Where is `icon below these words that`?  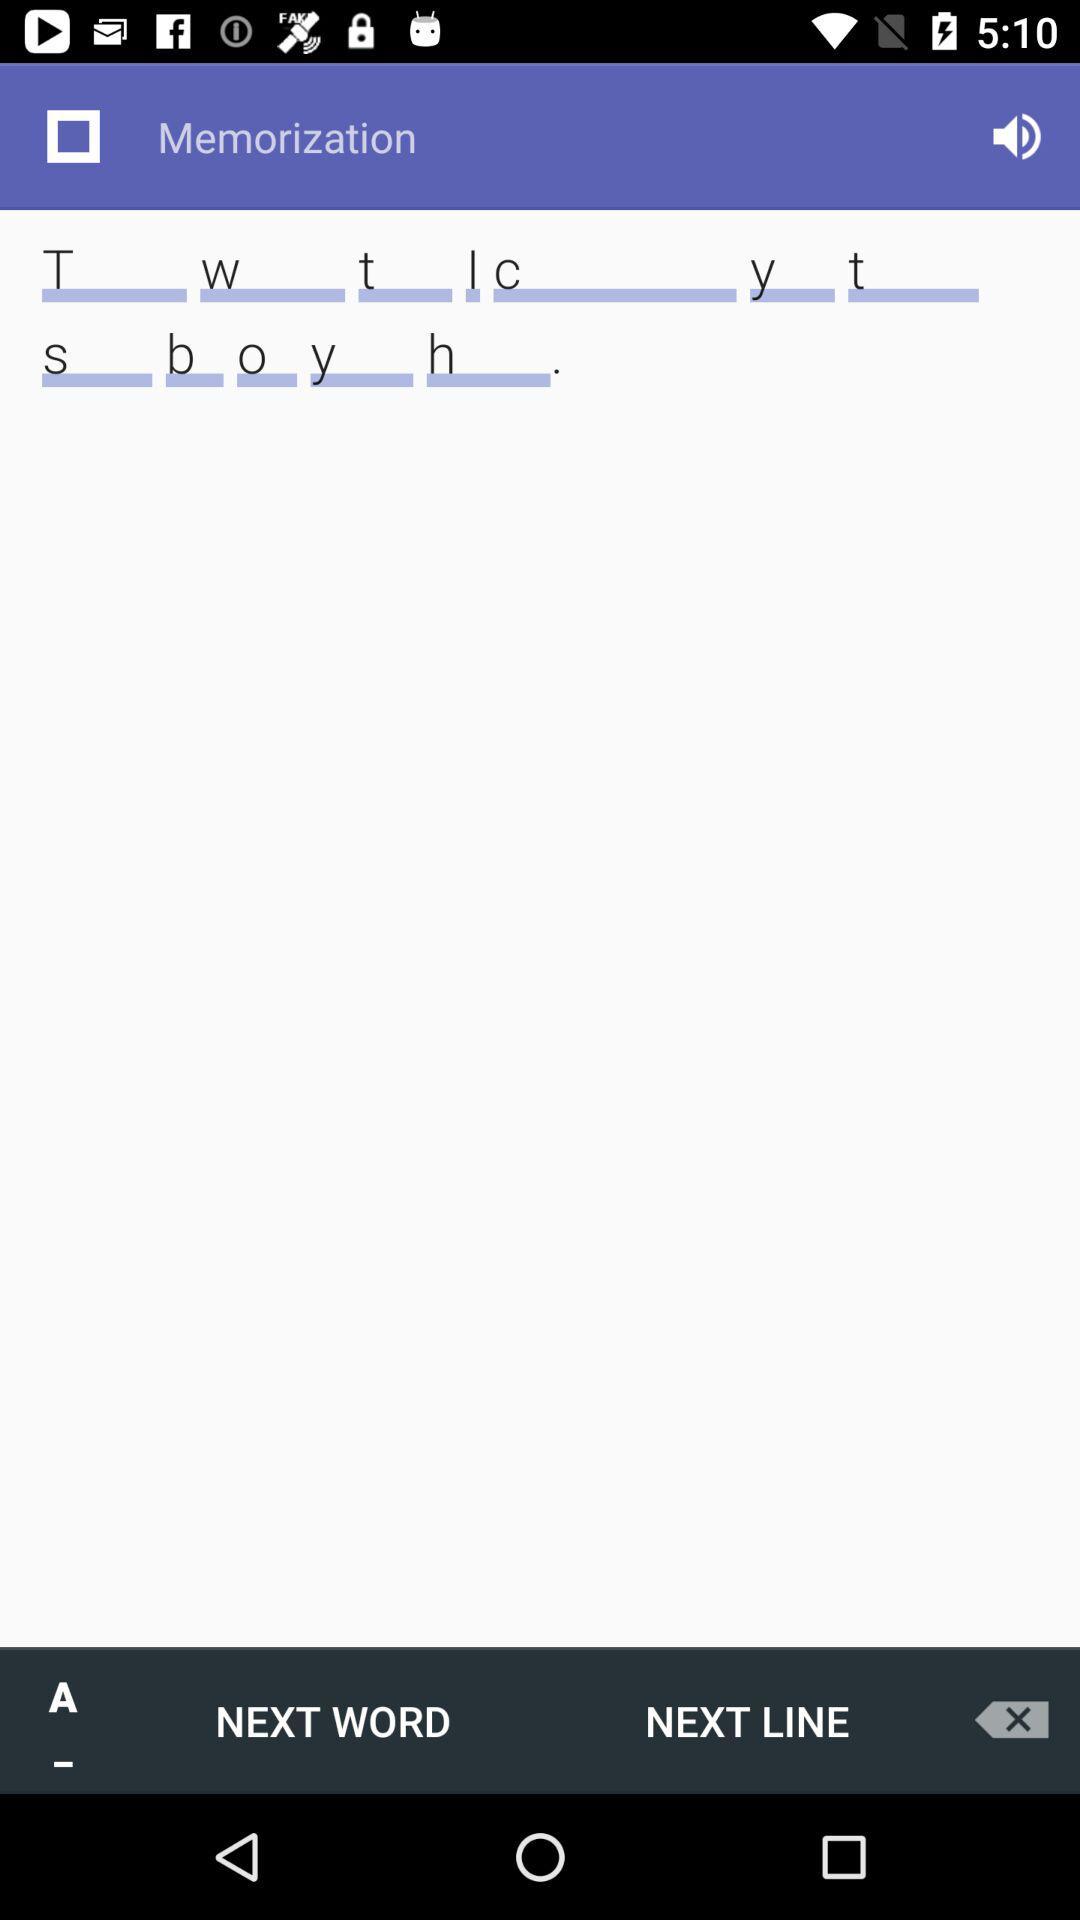
icon below these words that is located at coordinates (747, 1719).